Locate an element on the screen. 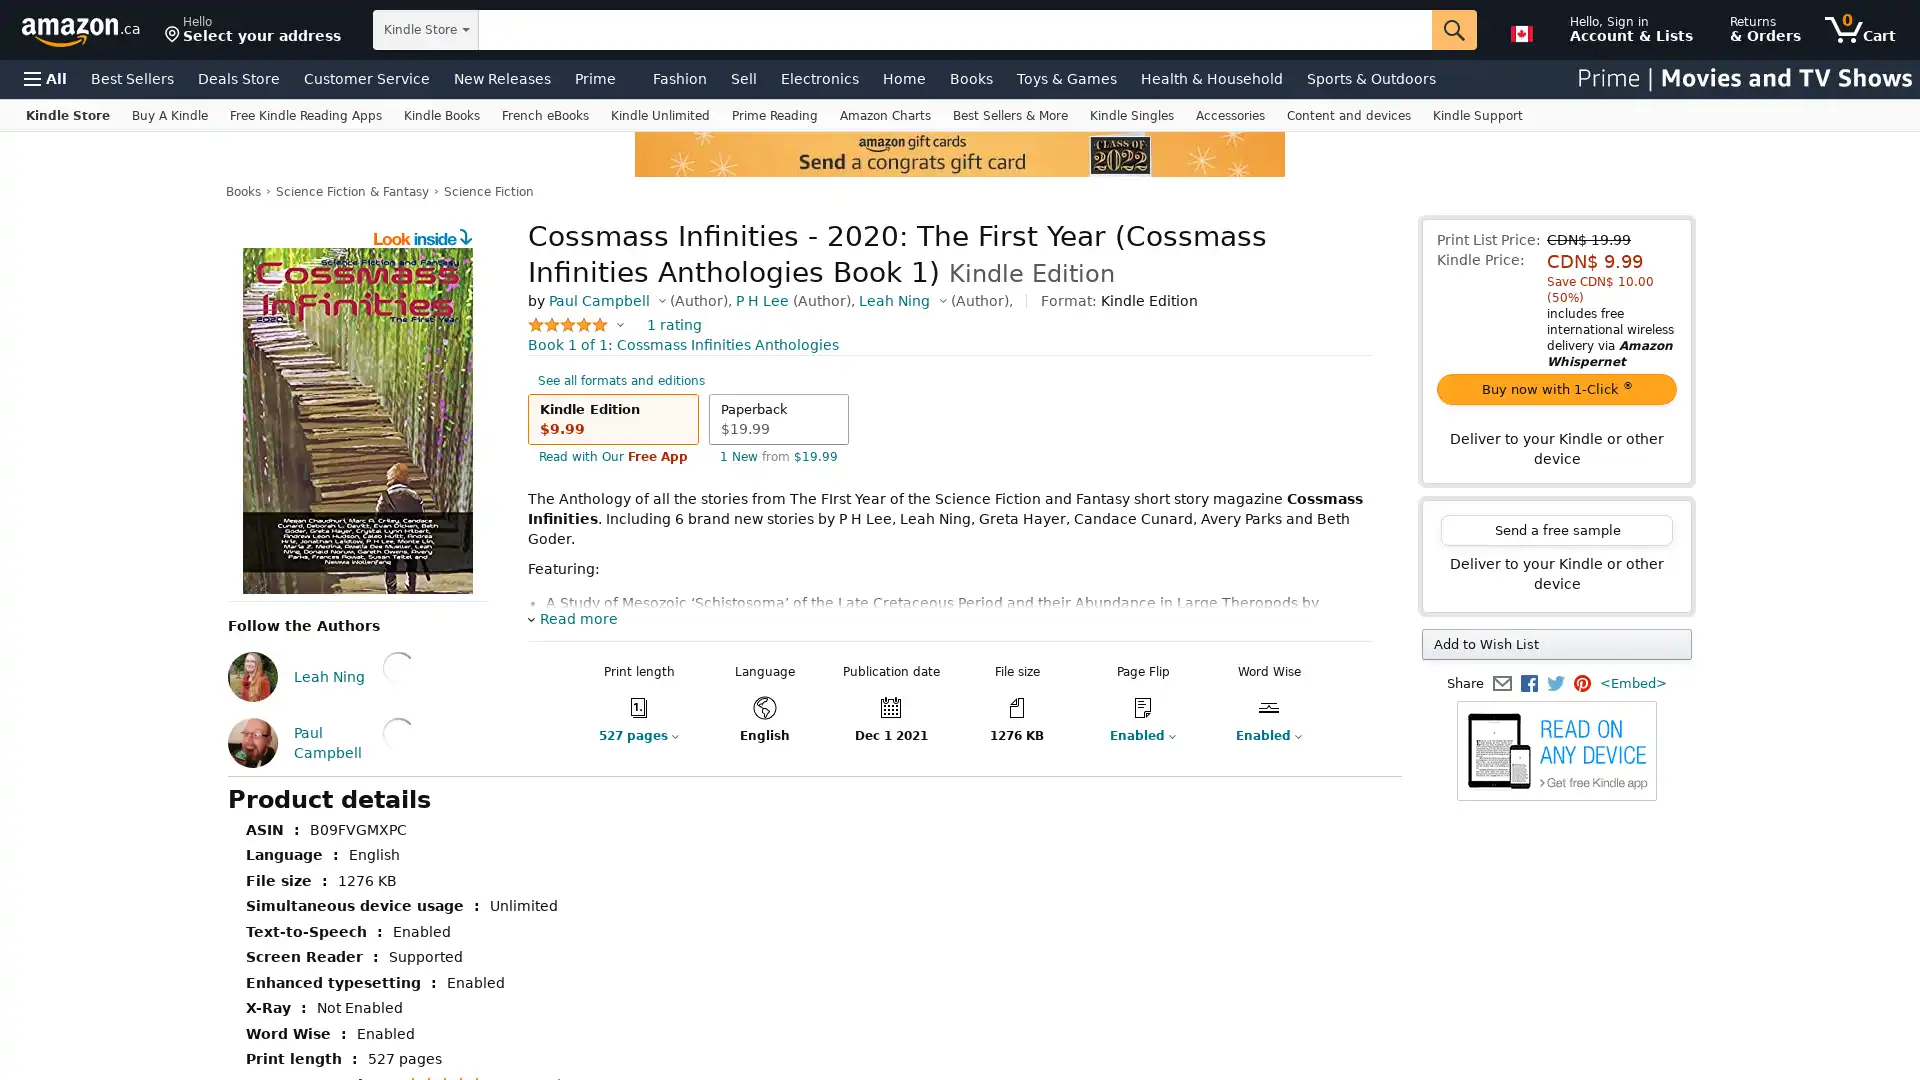  527 pages is located at coordinates (621, 756).